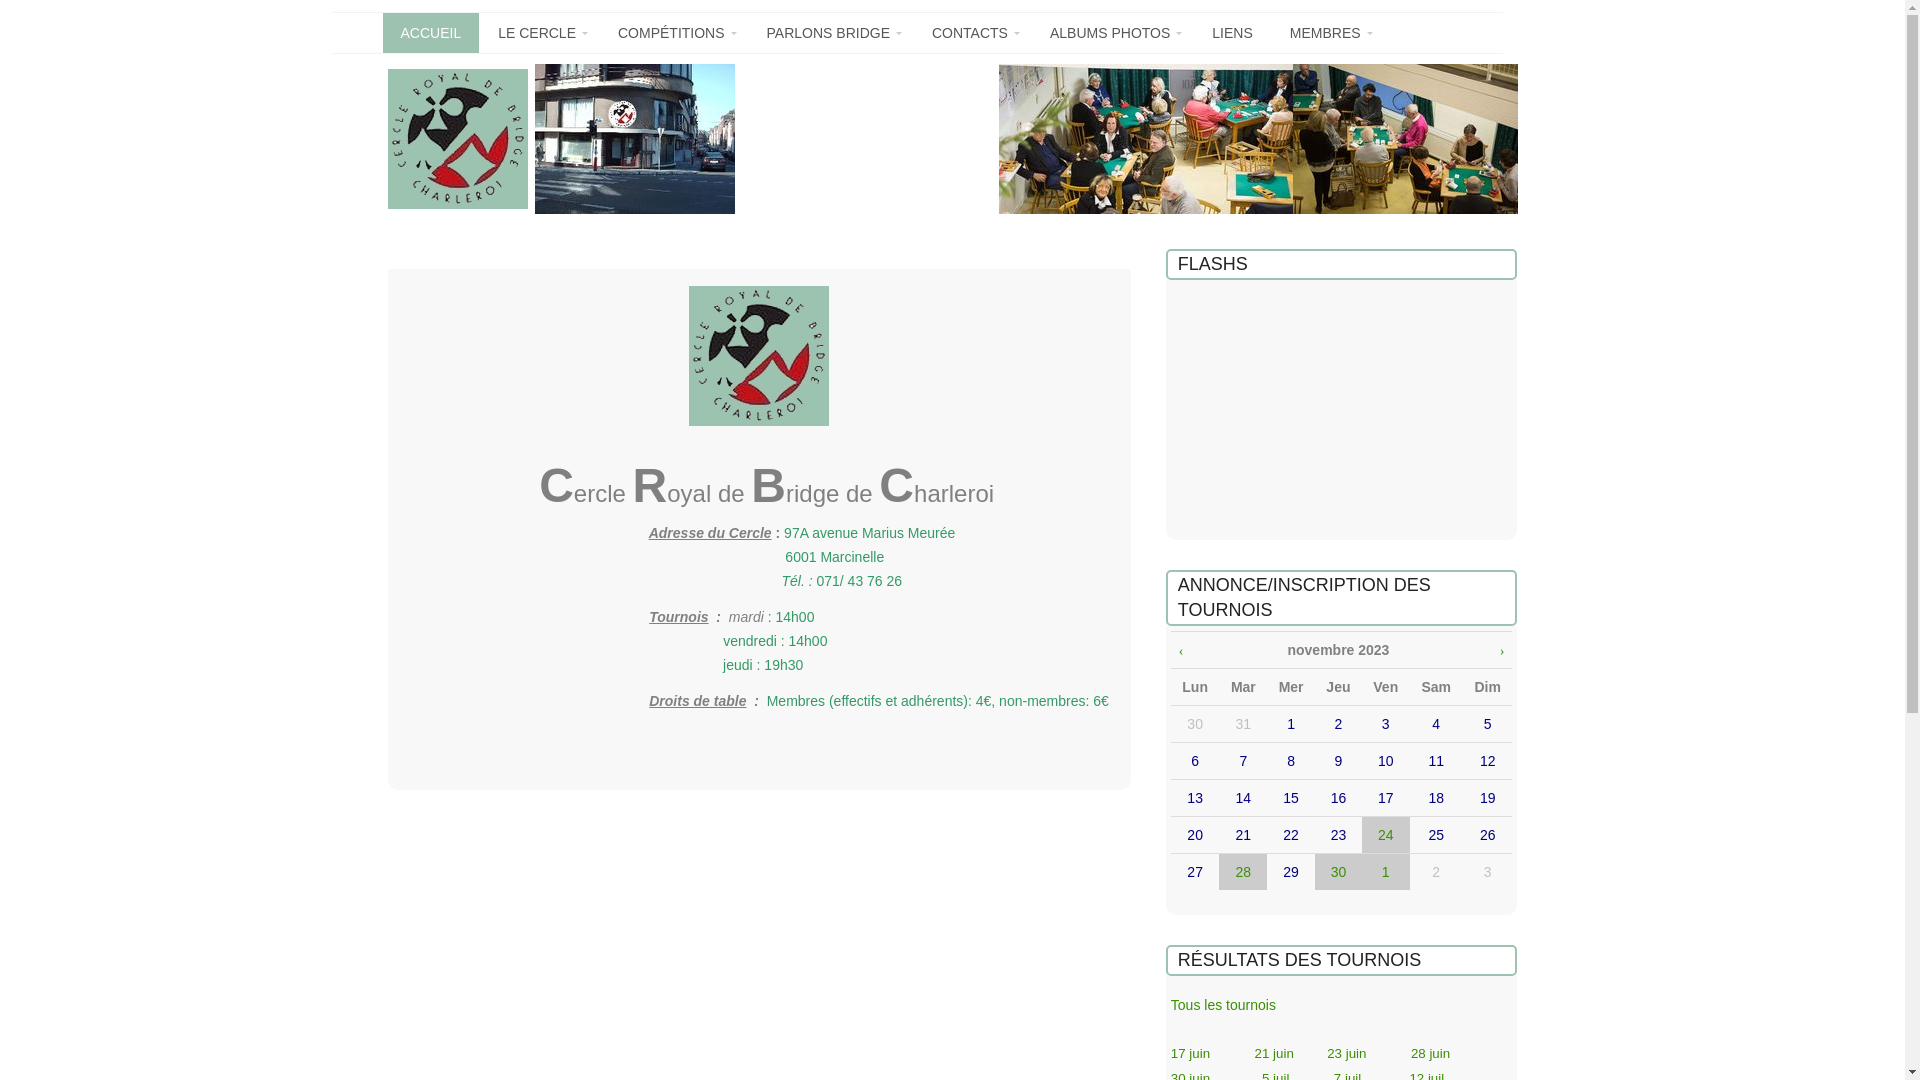 The height and width of the screenshot is (1080, 1920). Describe the element at coordinates (1381, 870) in the screenshot. I see `'1'` at that location.